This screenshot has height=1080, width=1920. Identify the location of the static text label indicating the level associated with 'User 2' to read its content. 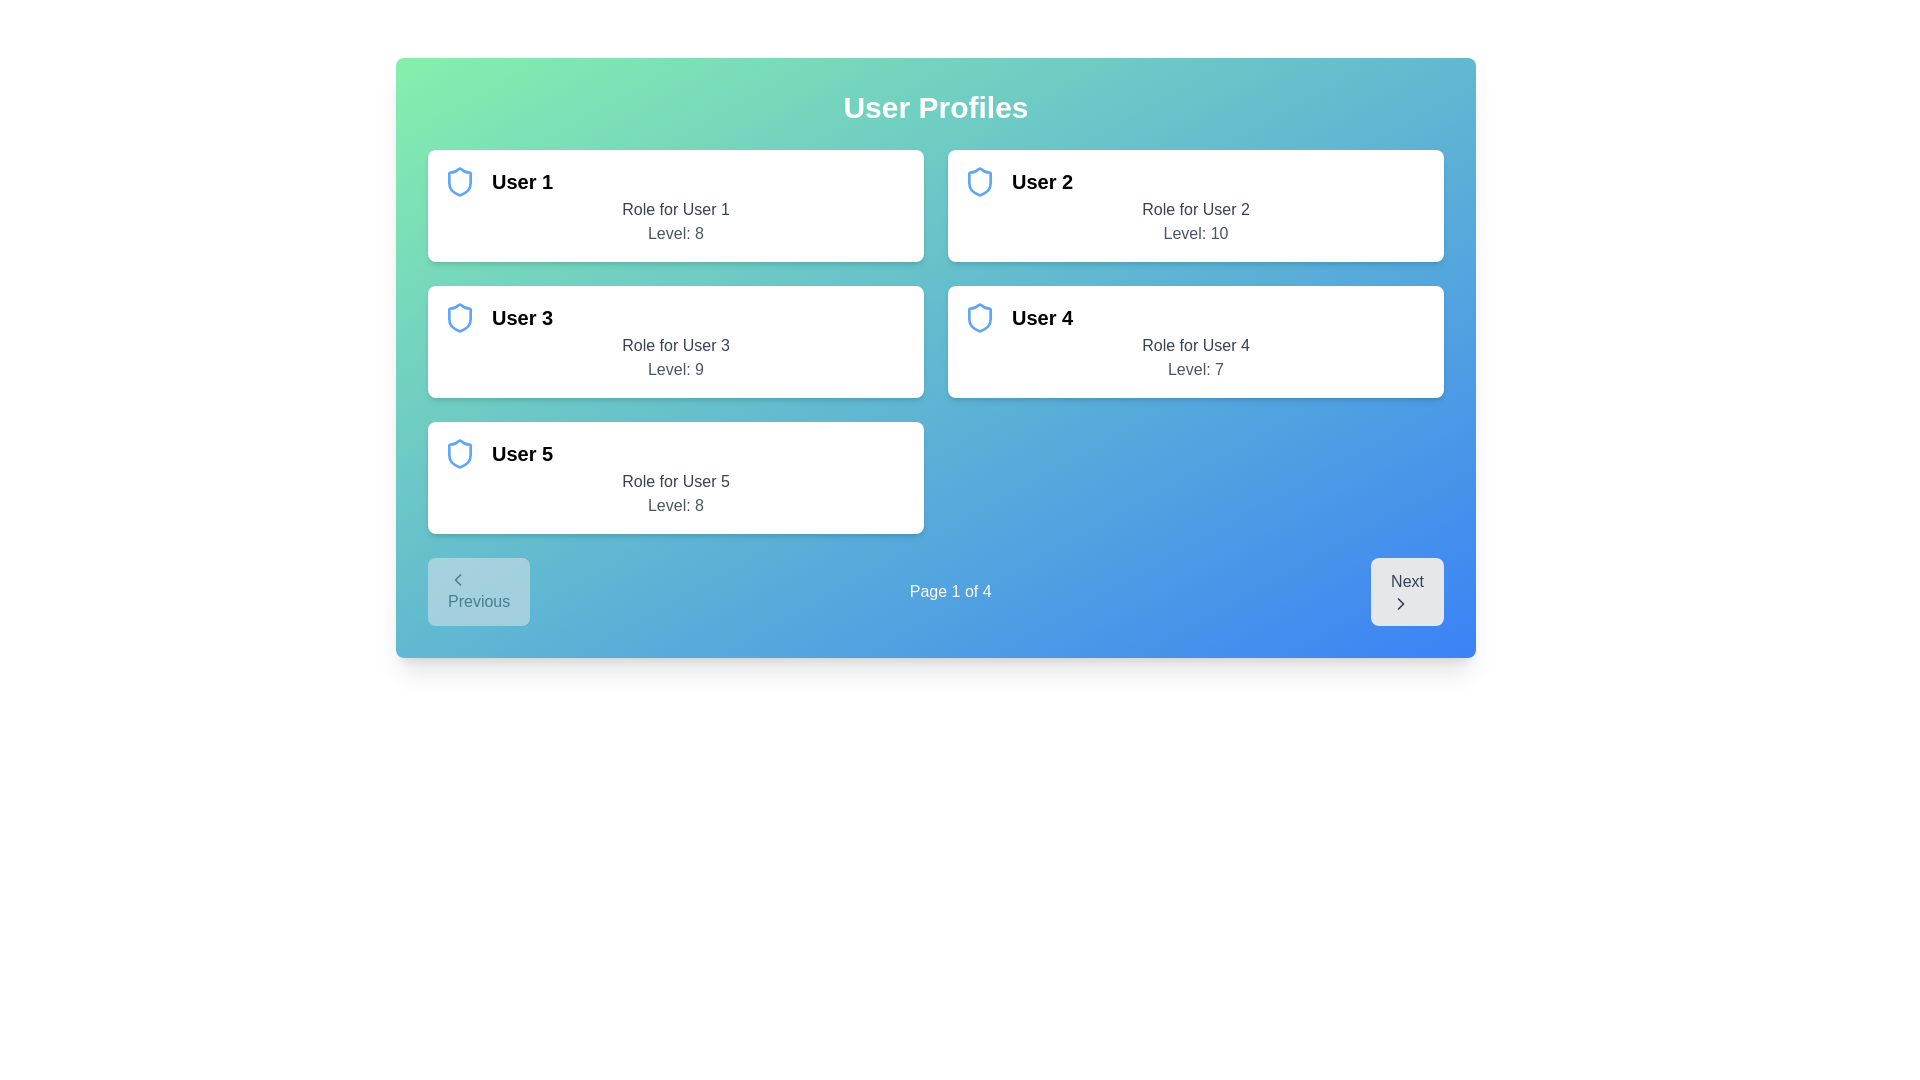
(1195, 233).